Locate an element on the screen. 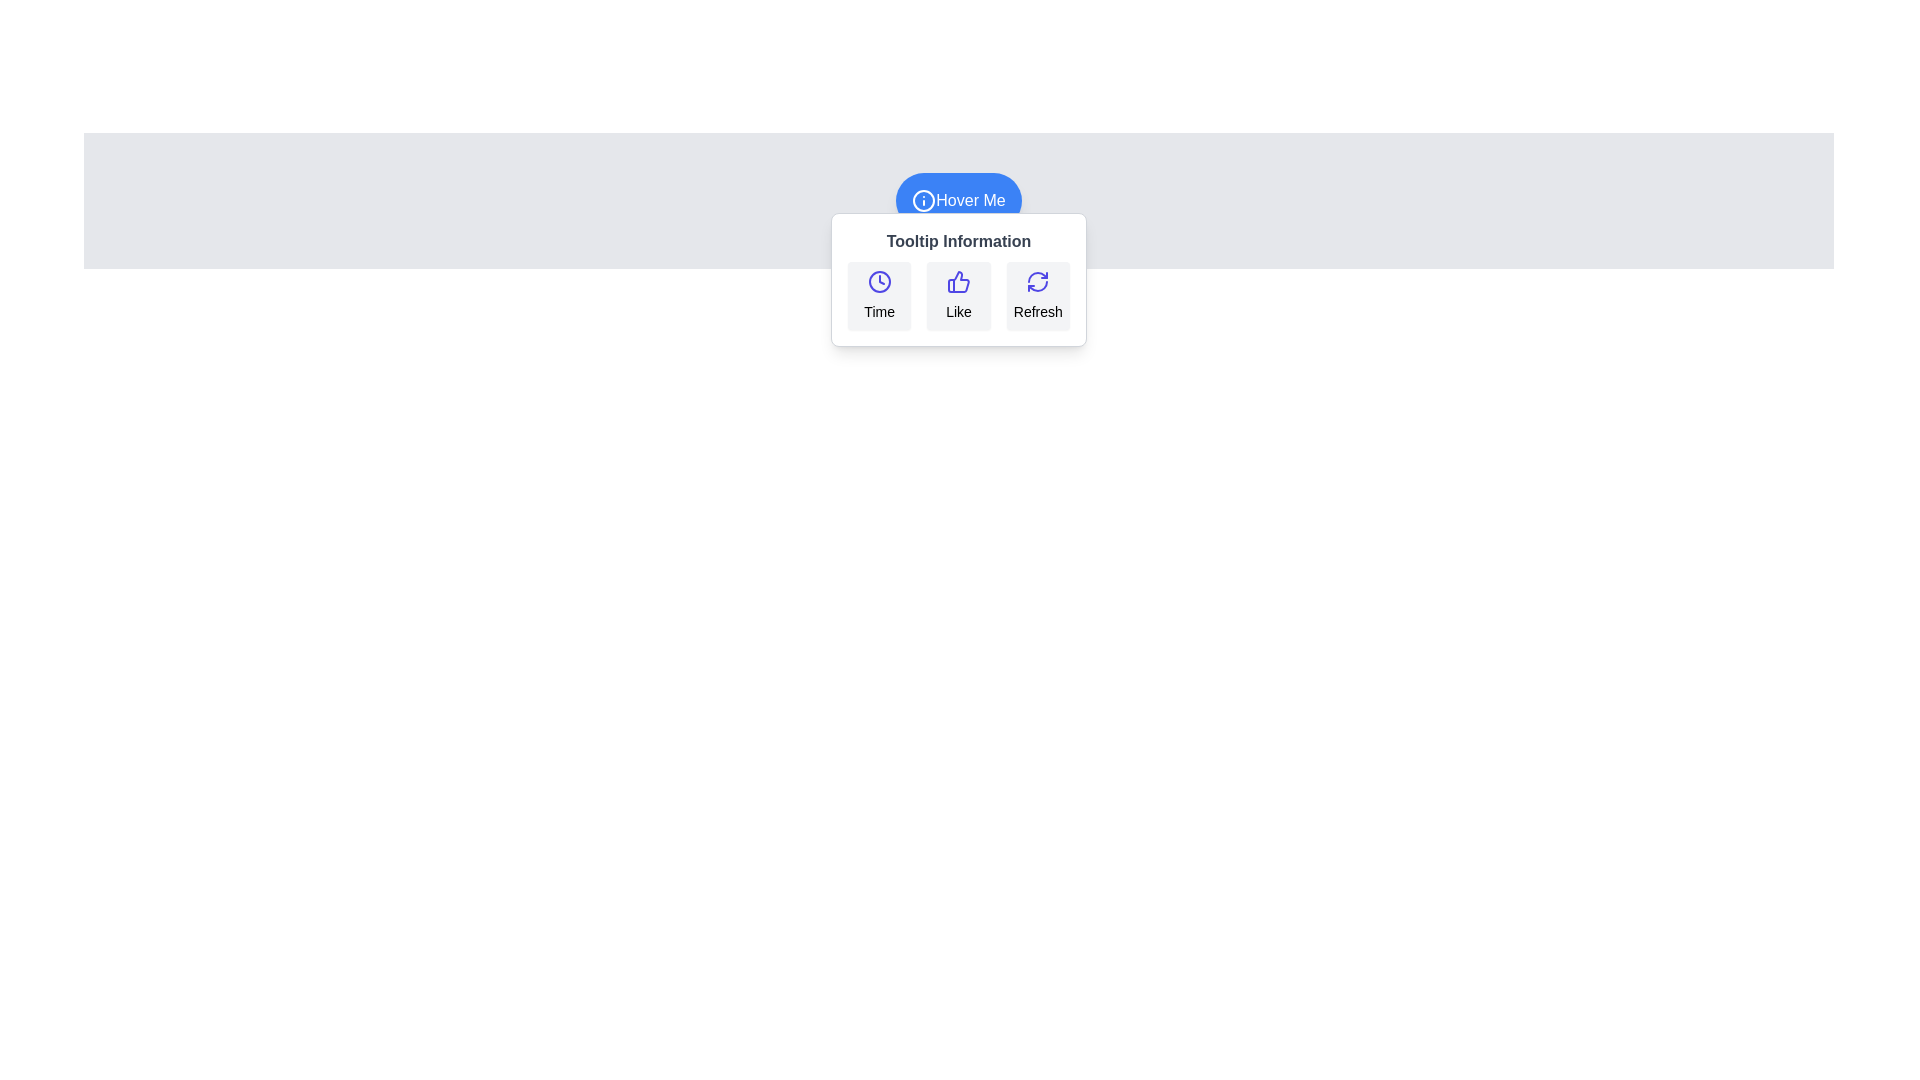 This screenshot has width=1920, height=1080. the area of the circular icon representing the 'Time' indicator within the clock graphic by moving the mouse to its center is located at coordinates (879, 281).